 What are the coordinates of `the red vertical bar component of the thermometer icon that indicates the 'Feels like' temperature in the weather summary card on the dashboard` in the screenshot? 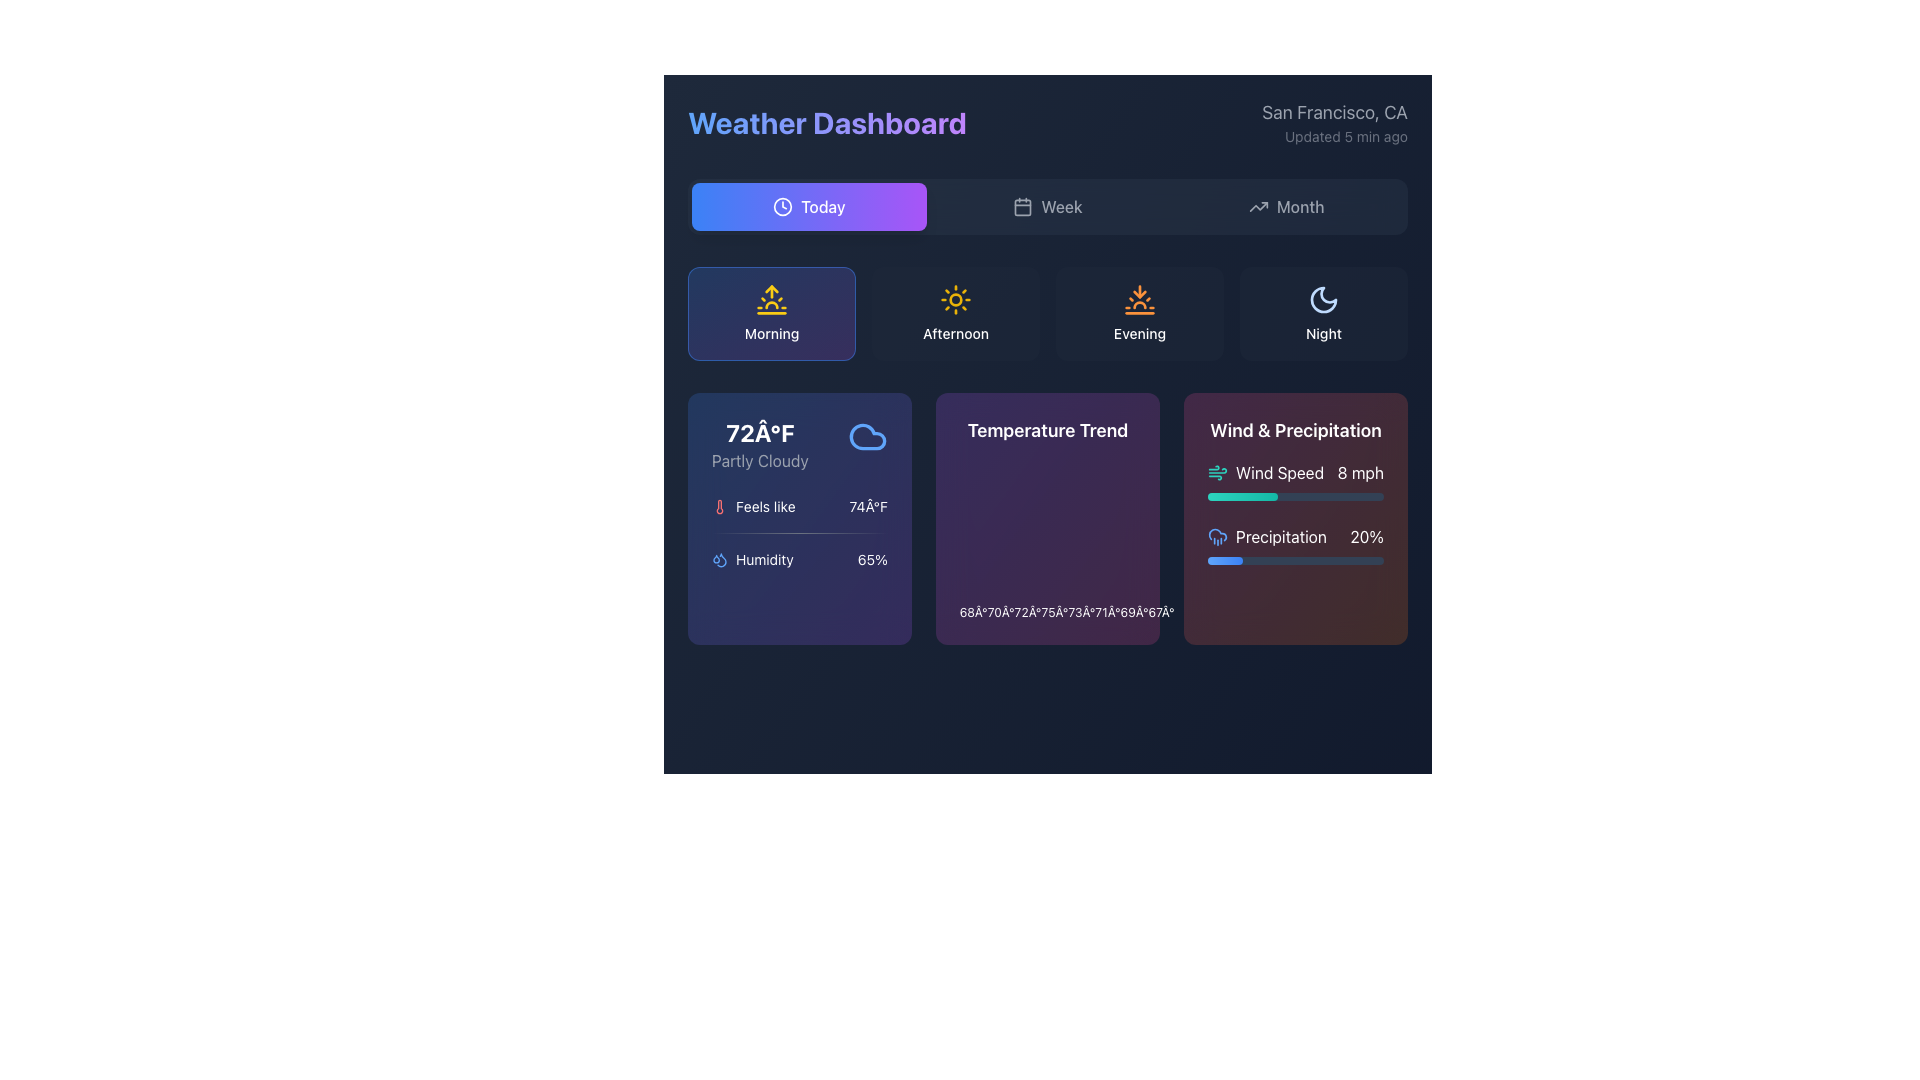 It's located at (720, 505).